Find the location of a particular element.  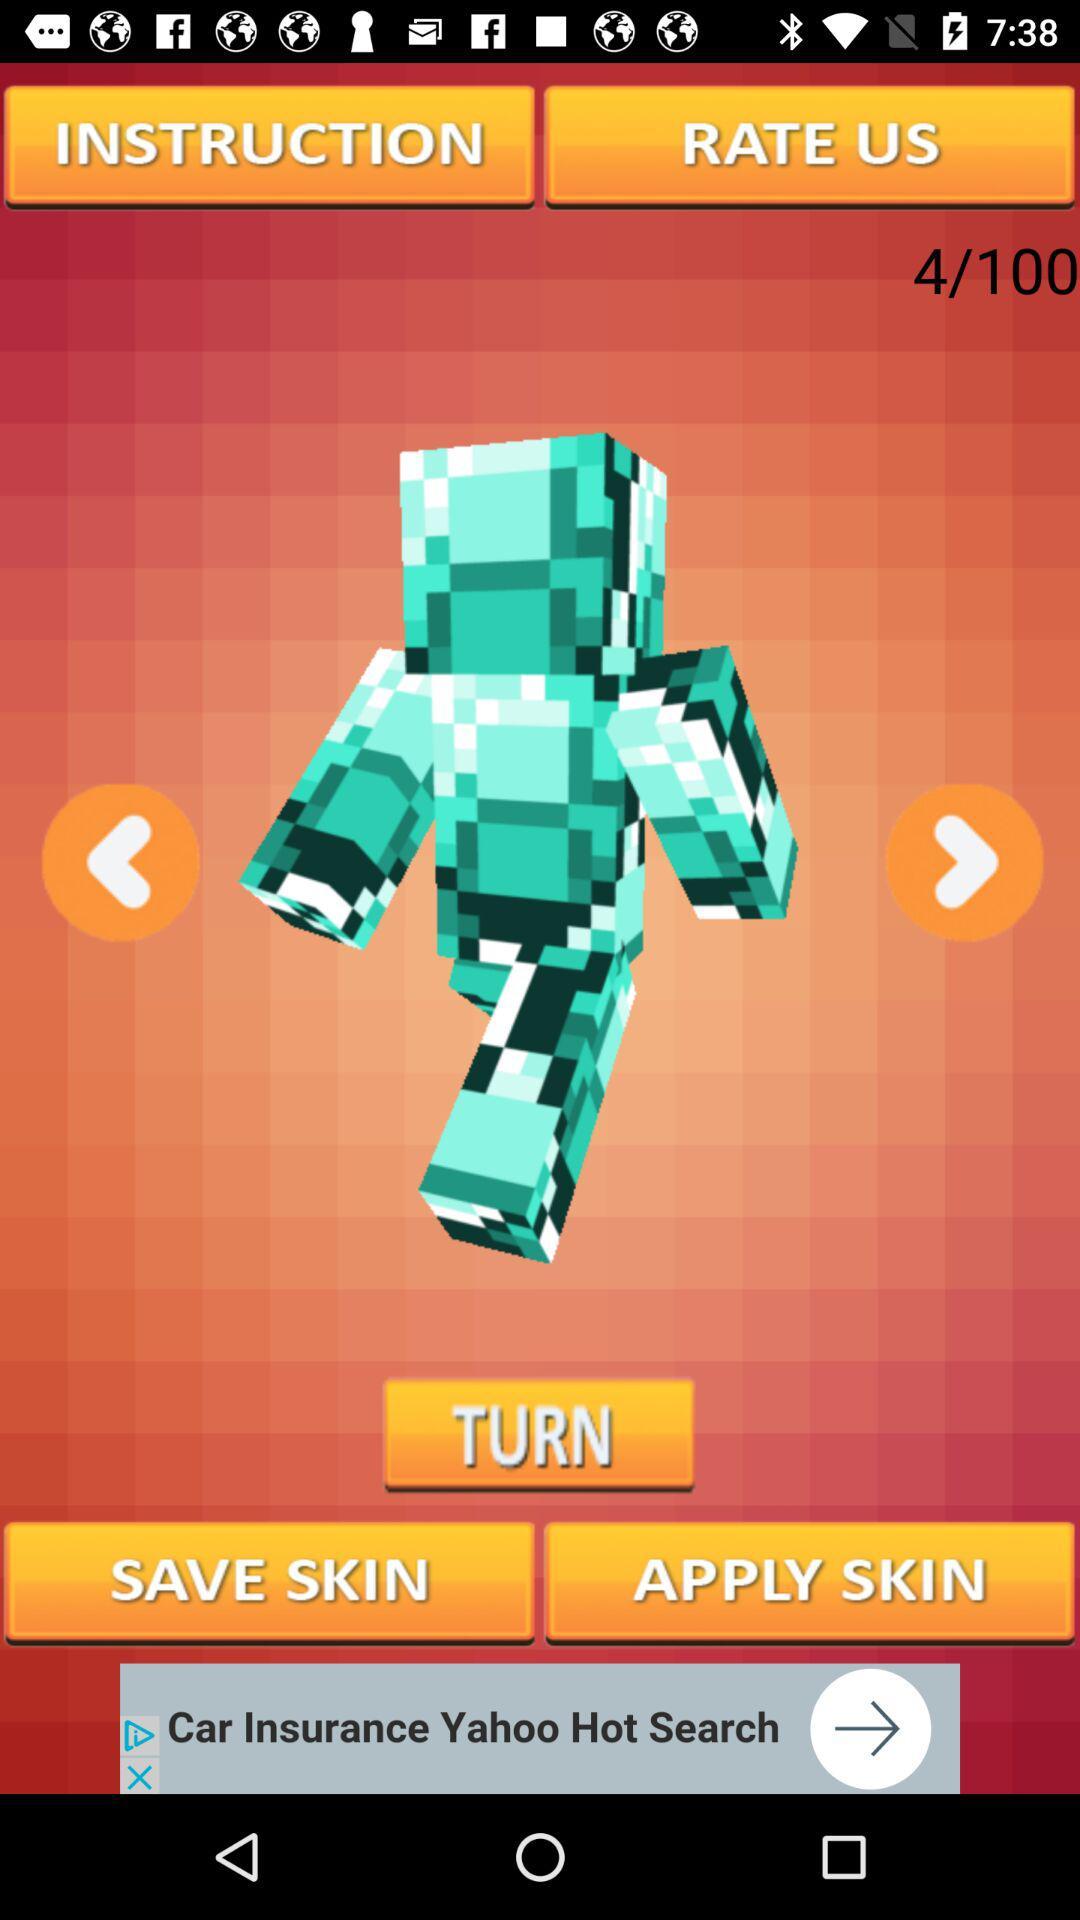

rate the application is located at coordinates (810, 144).